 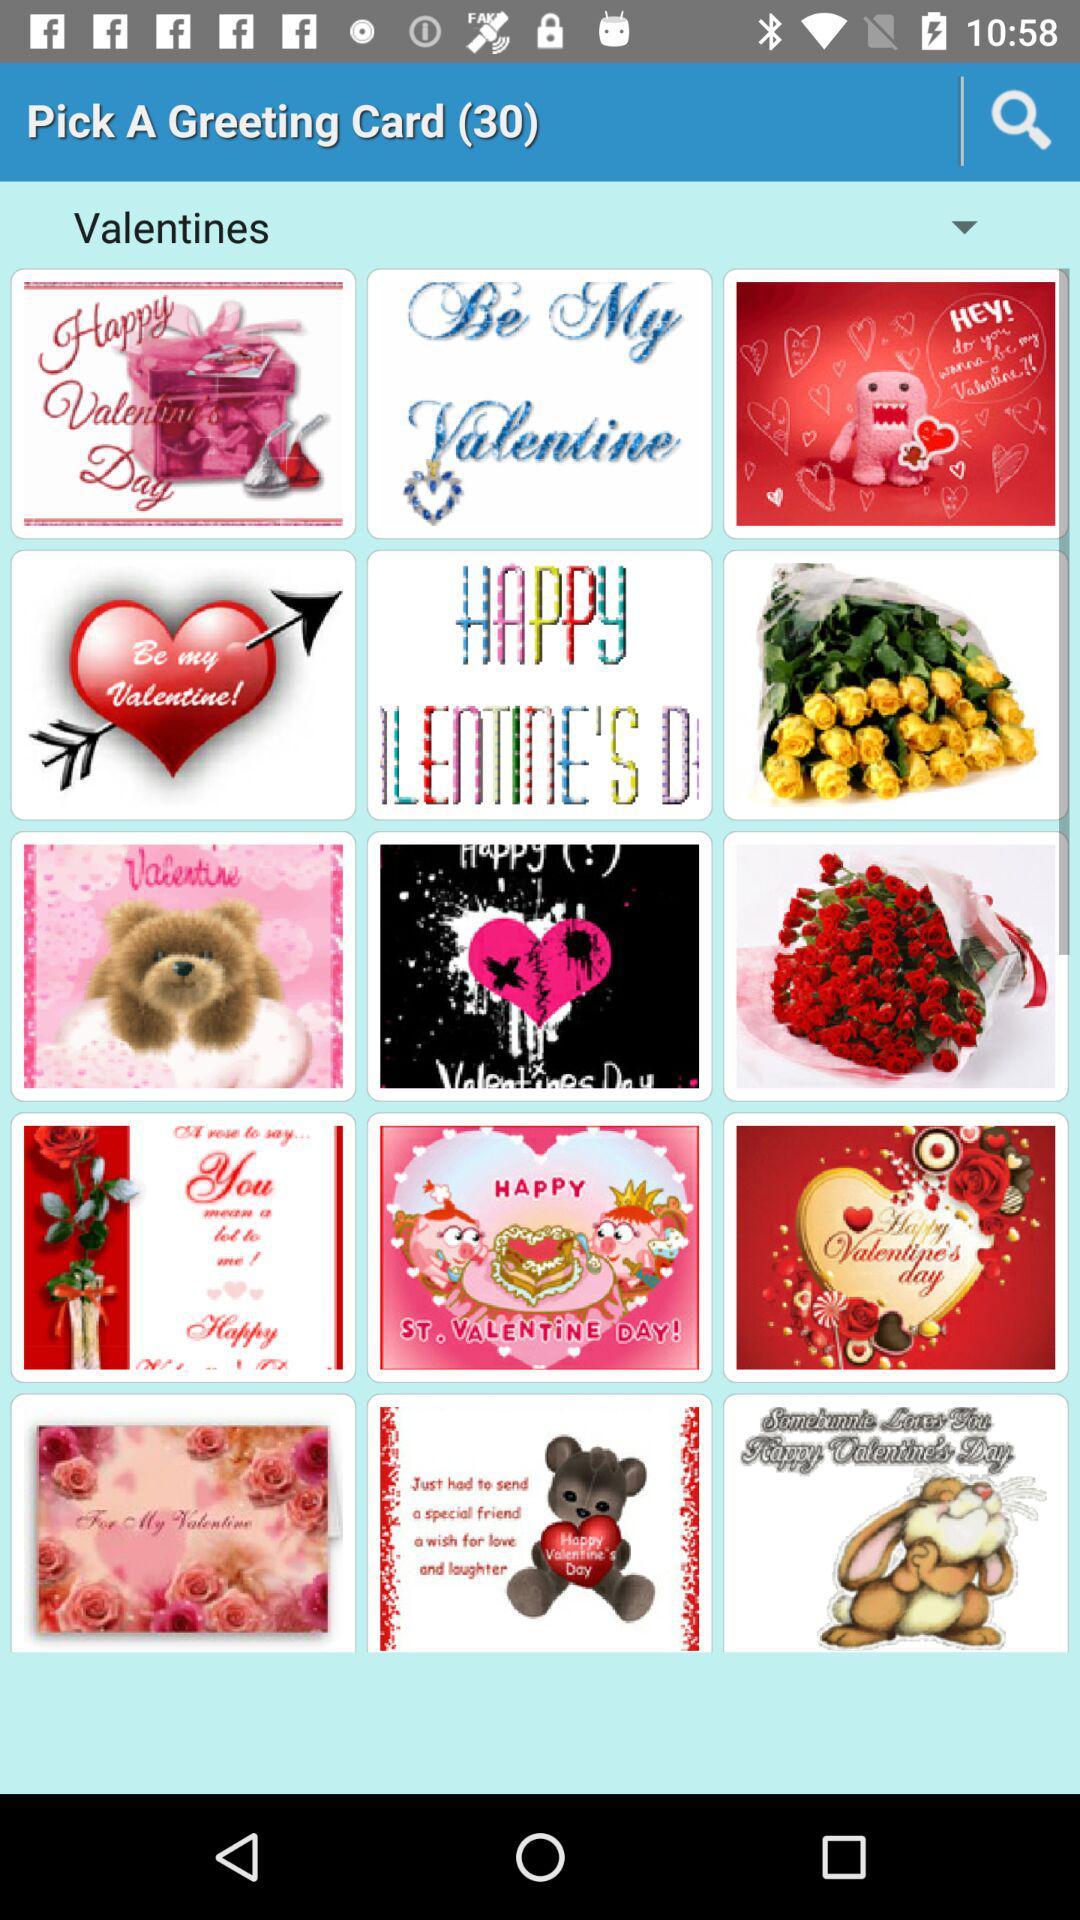 I want to click on open item, so click(x=183, y=402).